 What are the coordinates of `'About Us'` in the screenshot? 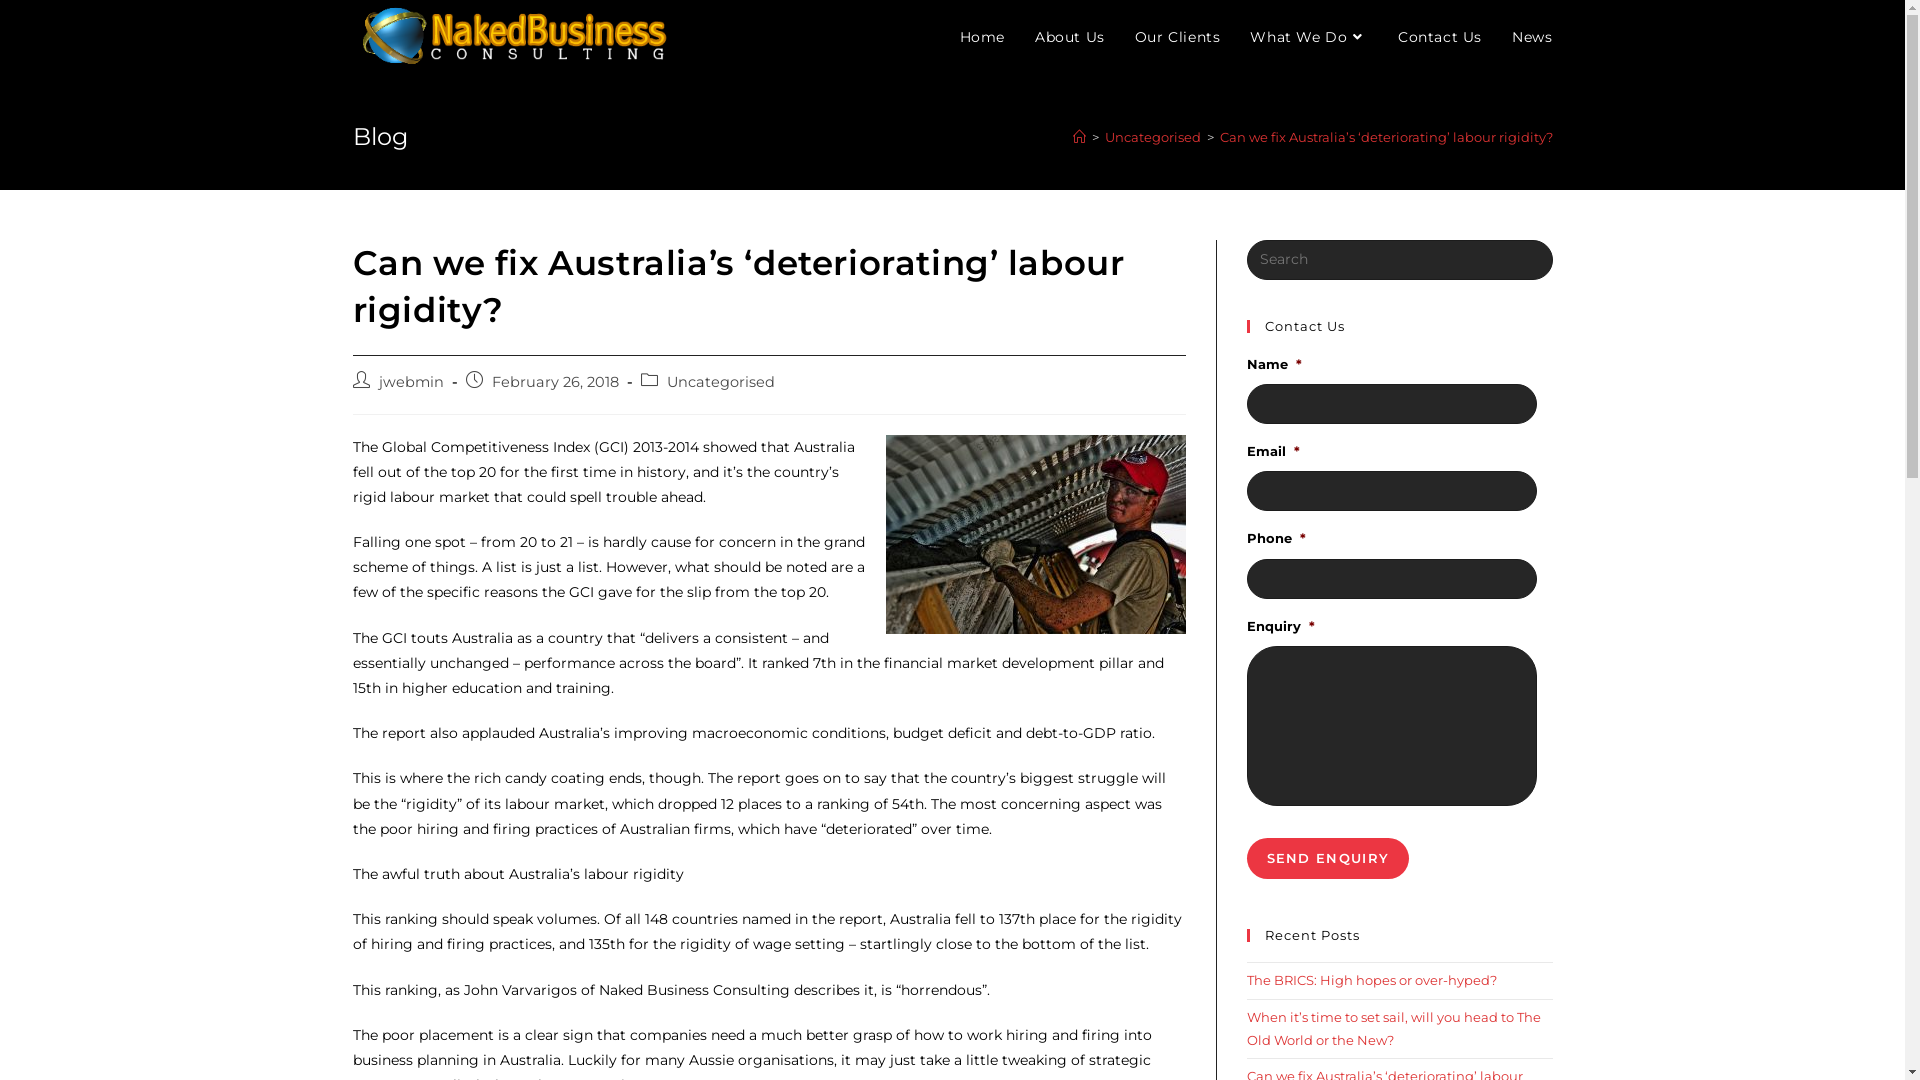 It's located at (1069, 37).